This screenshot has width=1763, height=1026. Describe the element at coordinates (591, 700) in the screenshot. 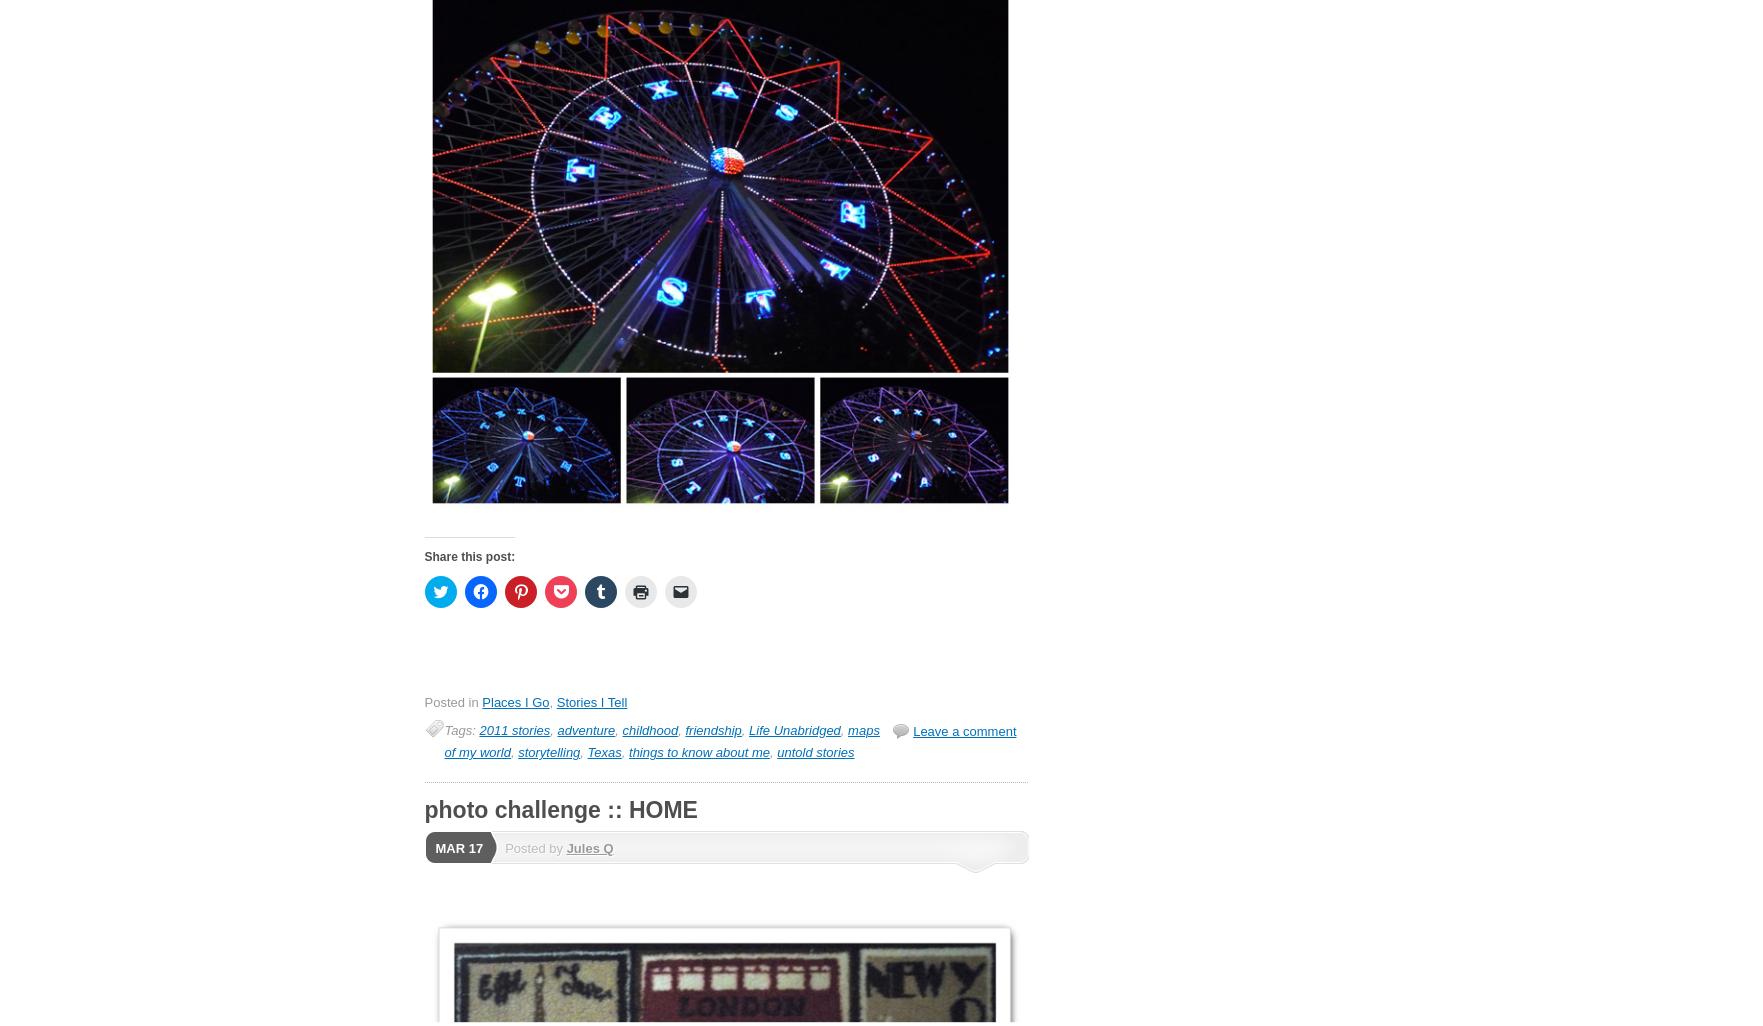

I see `'Stories I Tell'` at that location.